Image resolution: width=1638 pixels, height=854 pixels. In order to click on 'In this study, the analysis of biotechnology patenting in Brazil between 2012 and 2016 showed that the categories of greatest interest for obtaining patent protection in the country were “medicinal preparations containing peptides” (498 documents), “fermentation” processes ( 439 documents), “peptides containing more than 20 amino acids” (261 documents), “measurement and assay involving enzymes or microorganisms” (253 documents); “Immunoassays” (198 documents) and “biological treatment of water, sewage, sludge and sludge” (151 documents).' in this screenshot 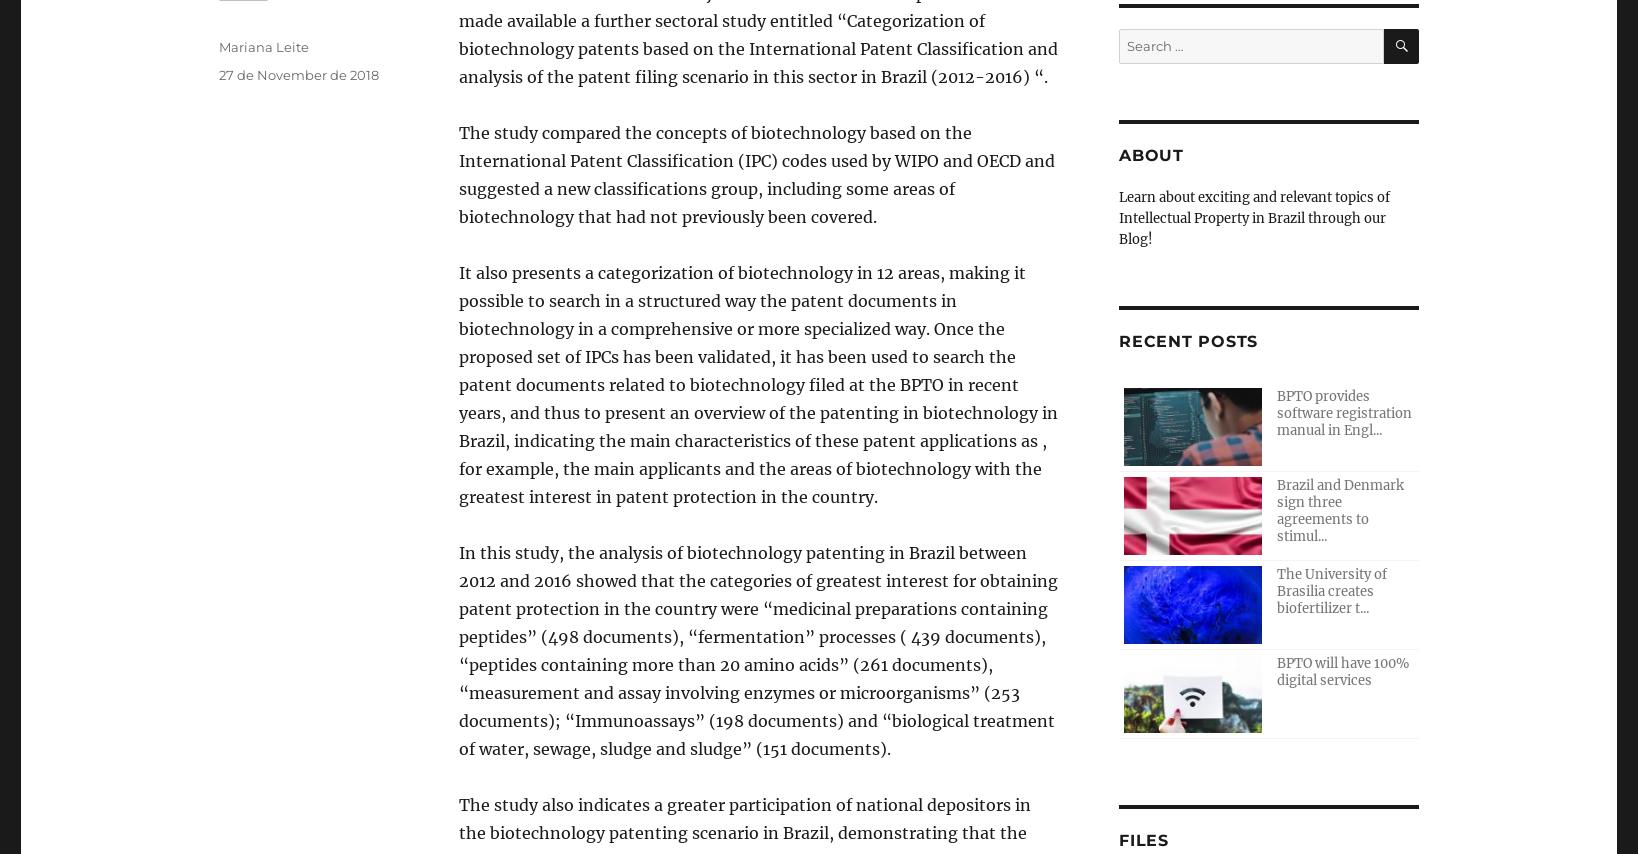, I will do `click(757, 651)`.